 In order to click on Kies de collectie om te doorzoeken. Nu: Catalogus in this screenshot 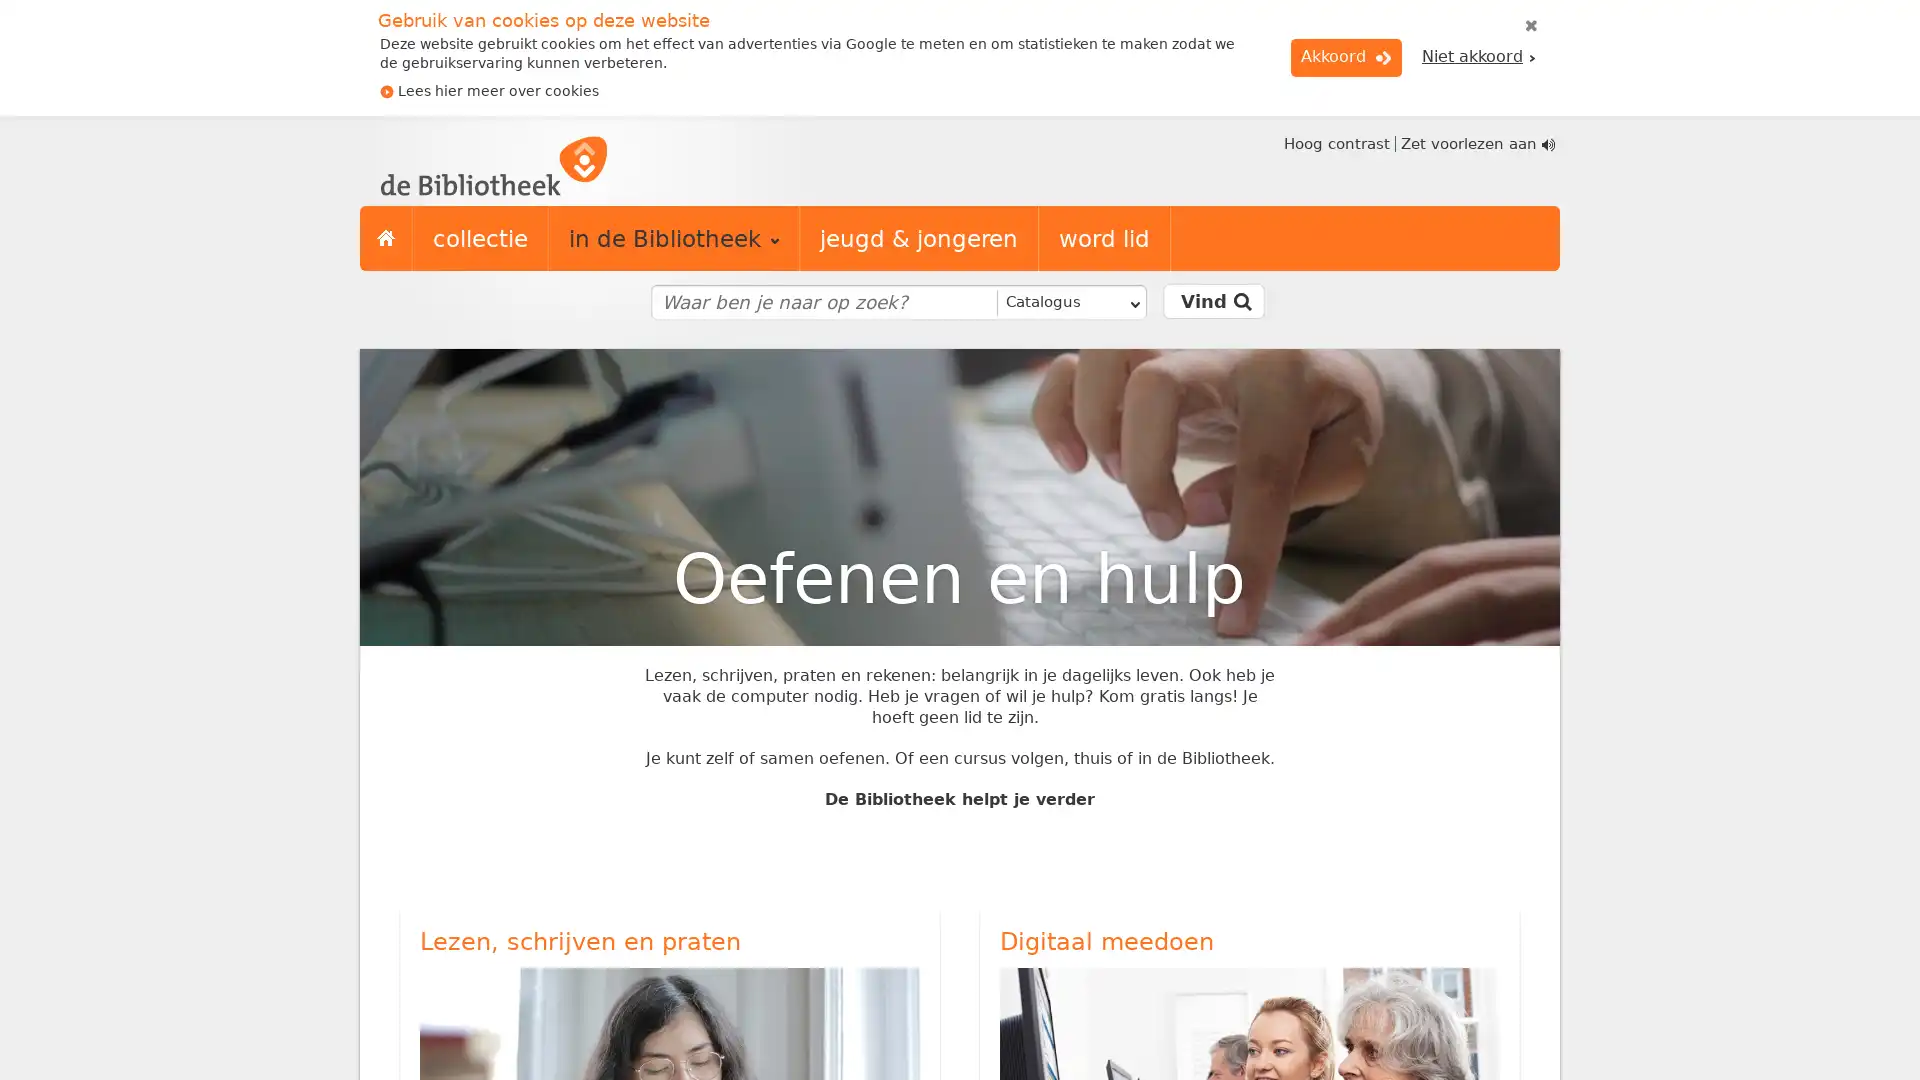, I will do `click(1068, 302)`.